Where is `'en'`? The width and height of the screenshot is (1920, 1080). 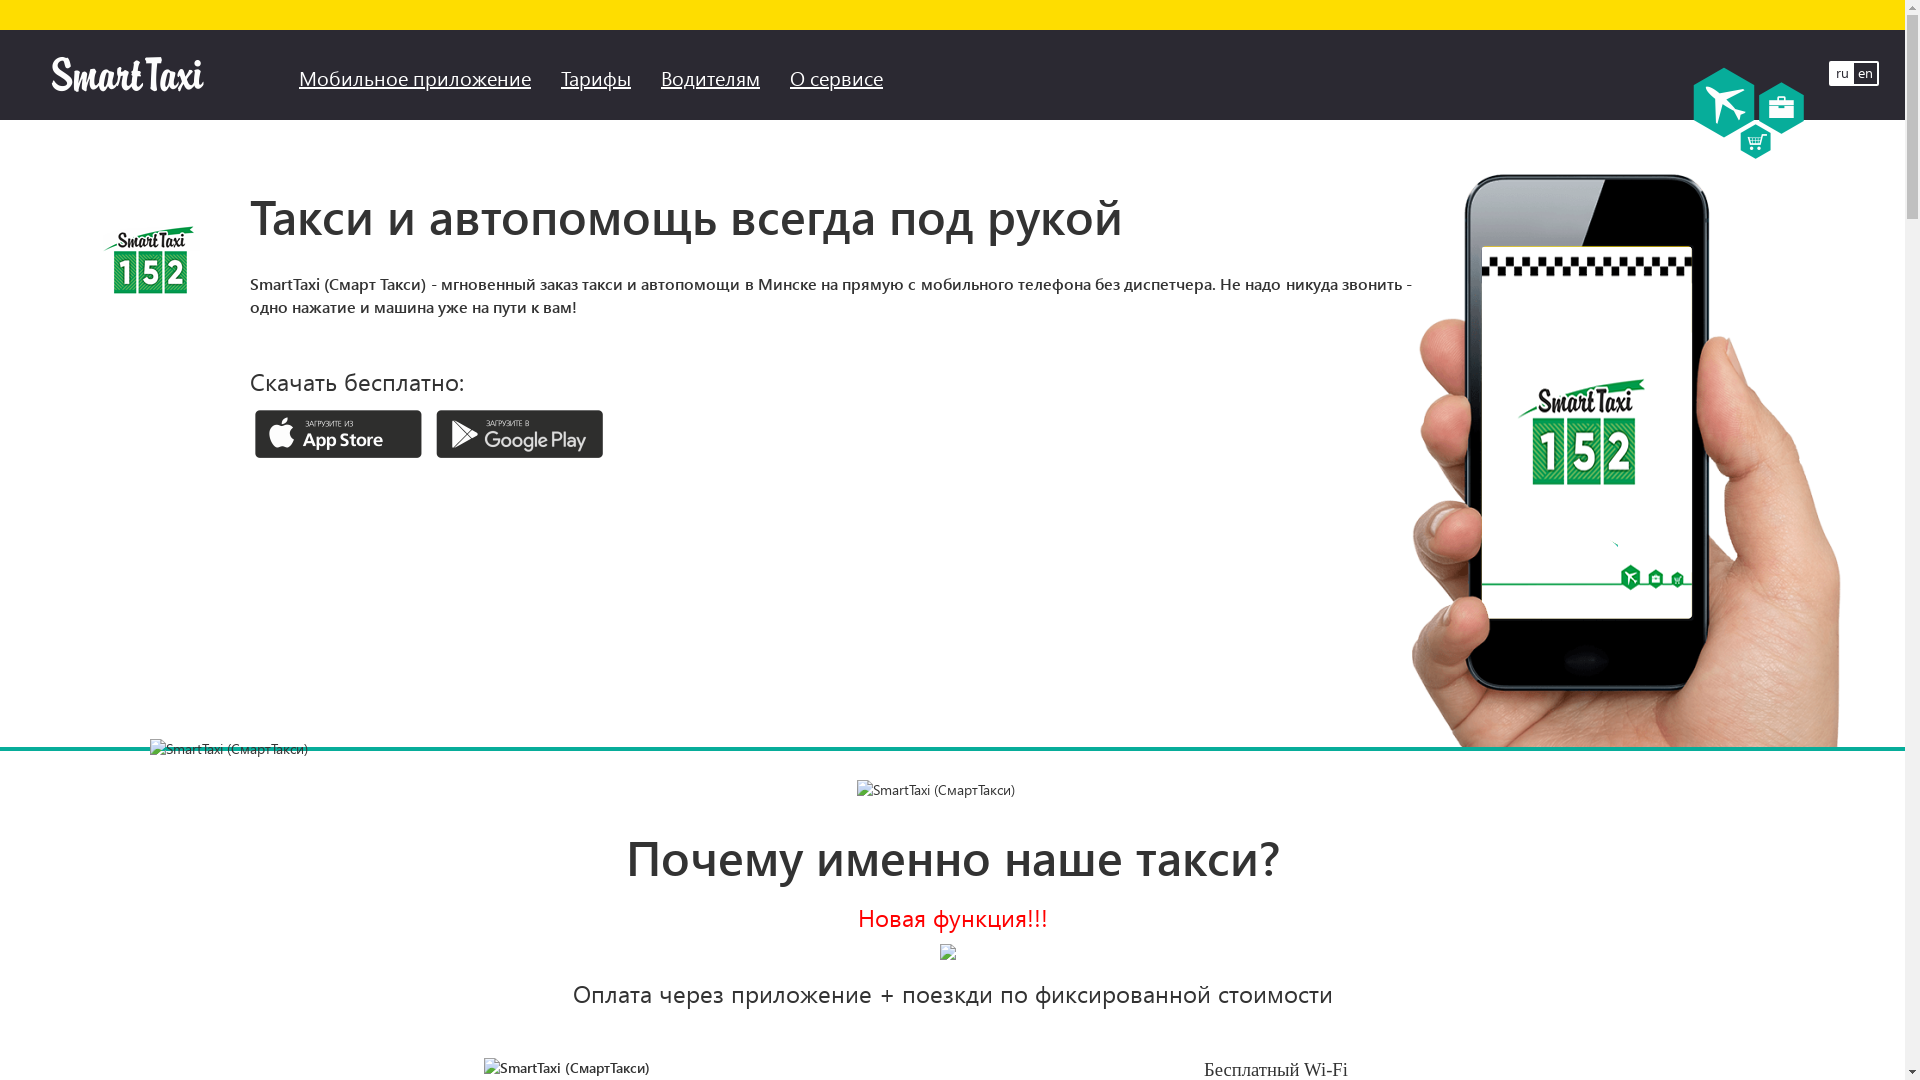
'en' is located at coordinates (1864, 71).